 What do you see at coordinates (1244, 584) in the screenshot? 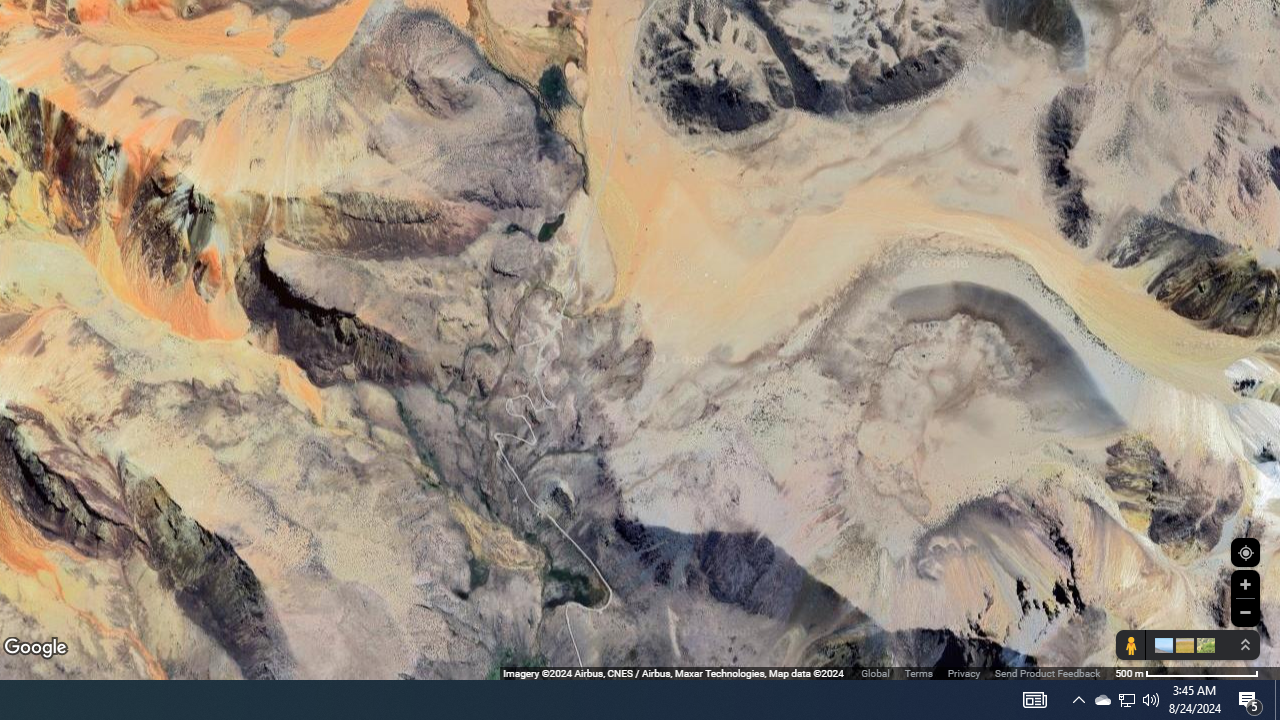
I see `'Zoom in'` at bounding box center [1244, 584].